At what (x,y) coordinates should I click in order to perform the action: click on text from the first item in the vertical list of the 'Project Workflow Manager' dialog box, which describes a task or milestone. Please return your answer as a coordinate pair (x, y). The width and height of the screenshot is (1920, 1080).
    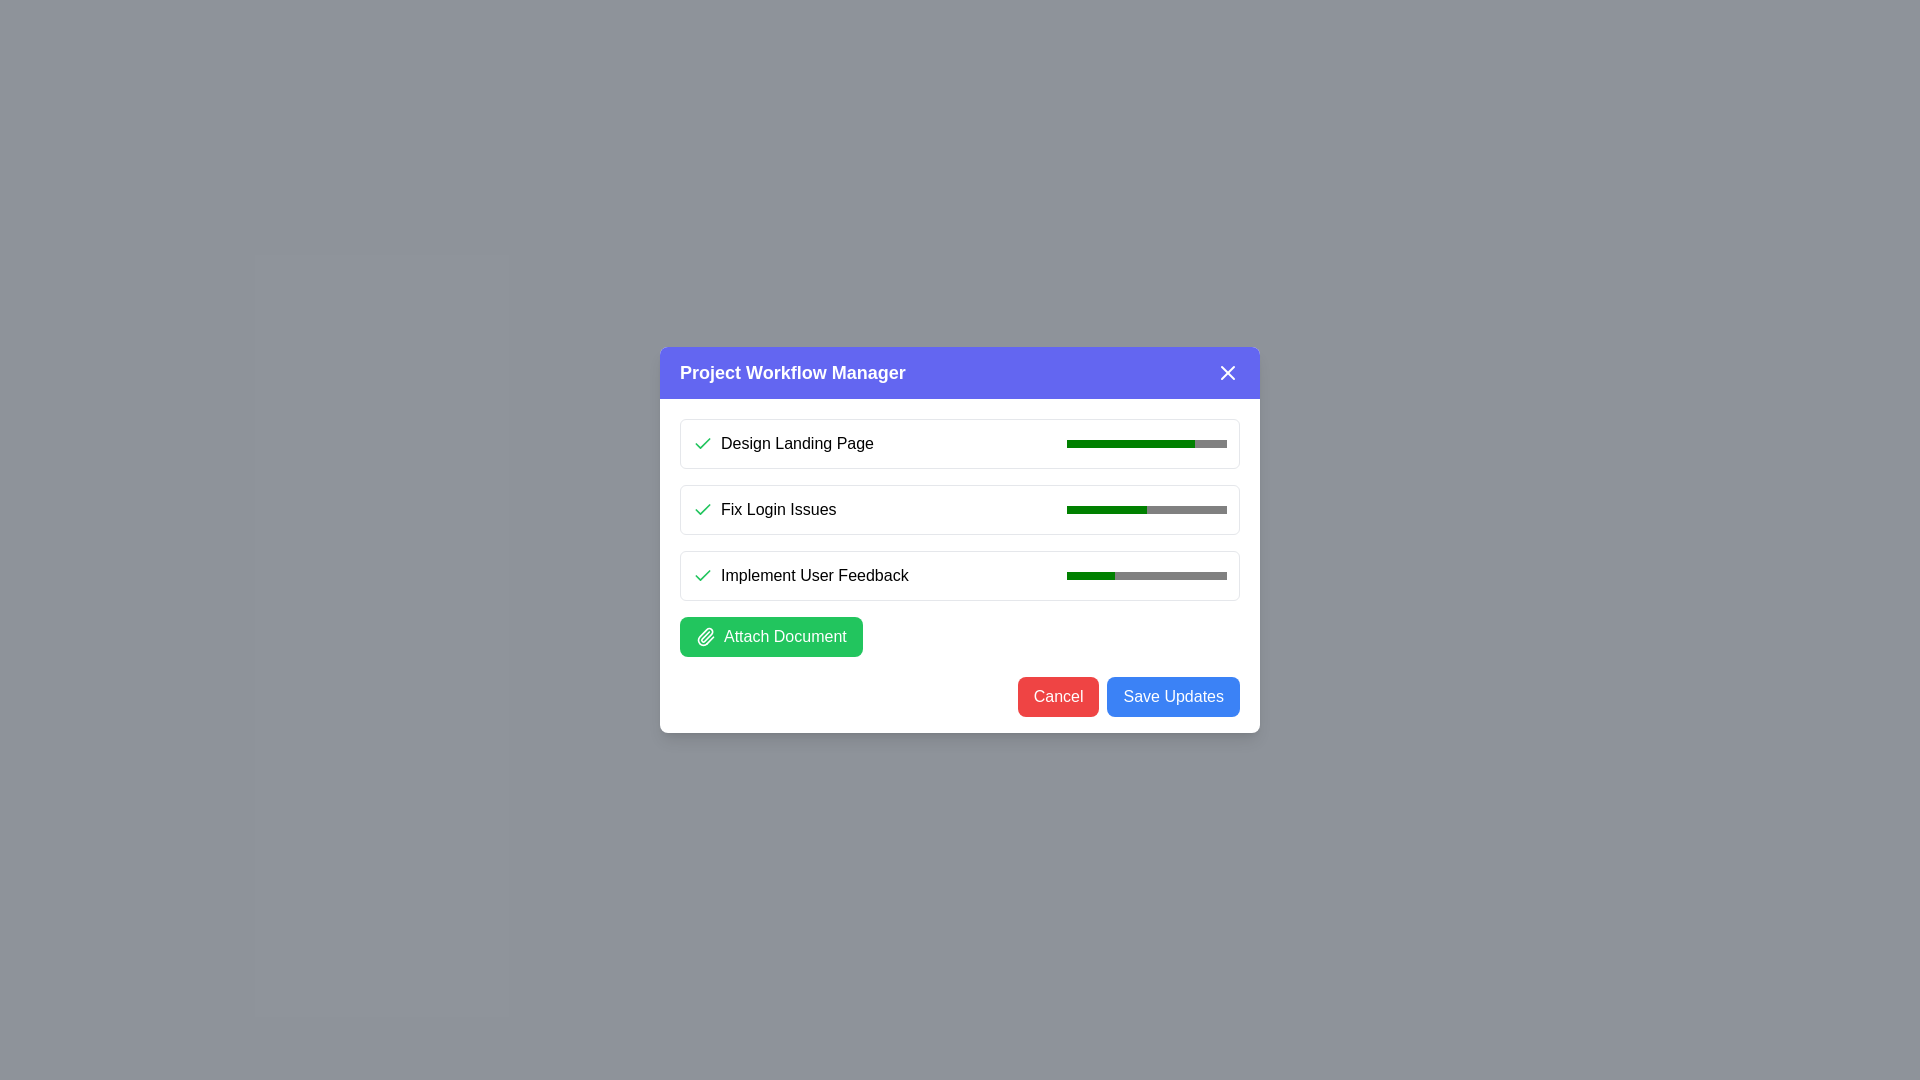
    Looking at the image, I should click on (796, 442).